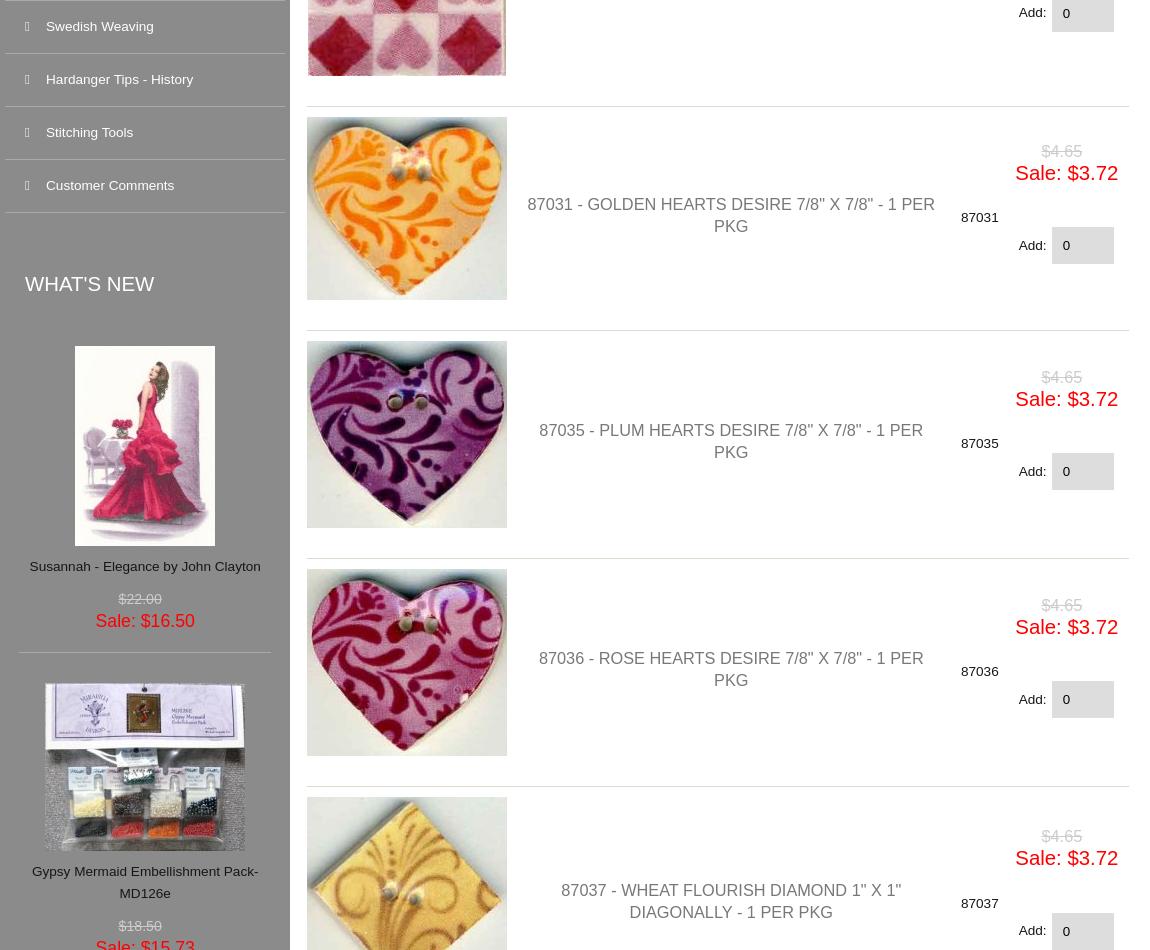 Image resolution: width=1150 pixels, height=950 pixels. What do you see at coordinates (730, 899) in the screenshot?
I see `'87037 - Wheat Flourish Diamond 1" x 1" diagonally -  1 per pkg'` at bounding box center [730, 899].